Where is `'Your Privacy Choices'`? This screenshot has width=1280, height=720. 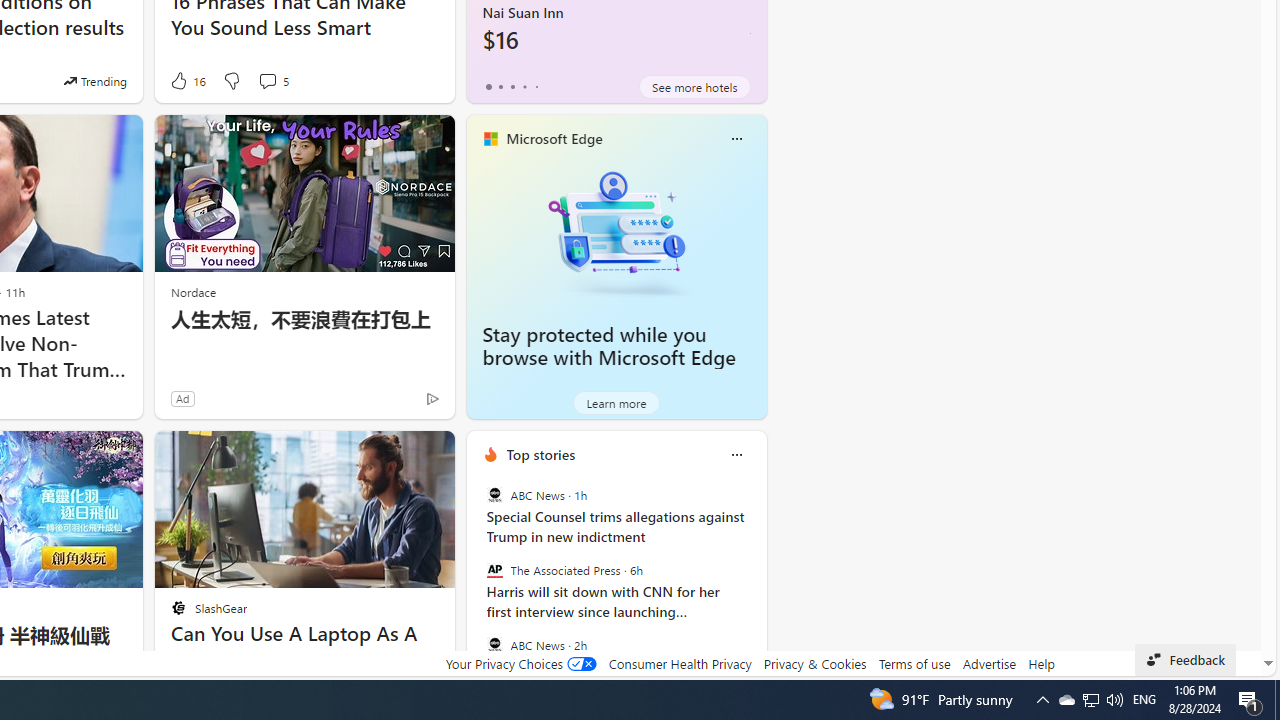 'Your Privacy Choices' is located at coordinates (520, 663).